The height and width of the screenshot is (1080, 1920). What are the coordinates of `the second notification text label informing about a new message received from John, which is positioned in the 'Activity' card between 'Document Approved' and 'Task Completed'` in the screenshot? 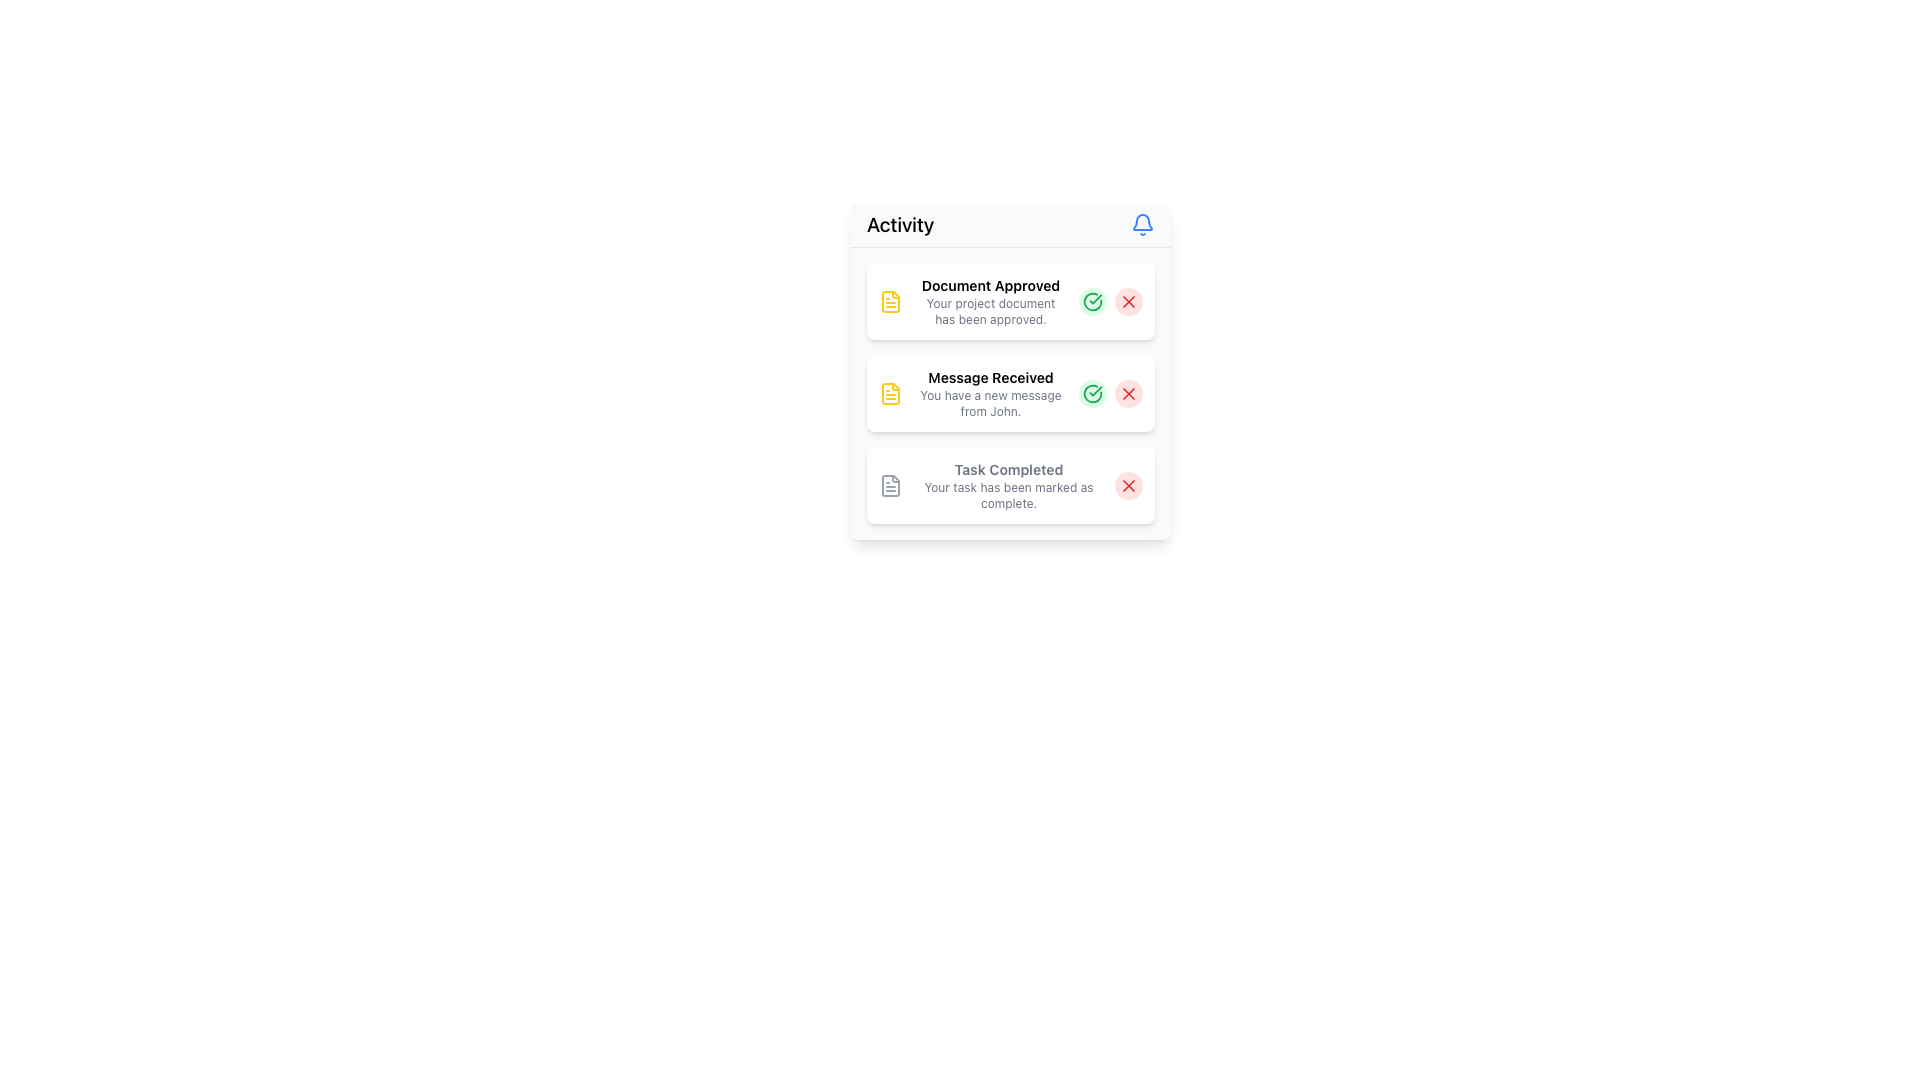 It's located at (990, 393).